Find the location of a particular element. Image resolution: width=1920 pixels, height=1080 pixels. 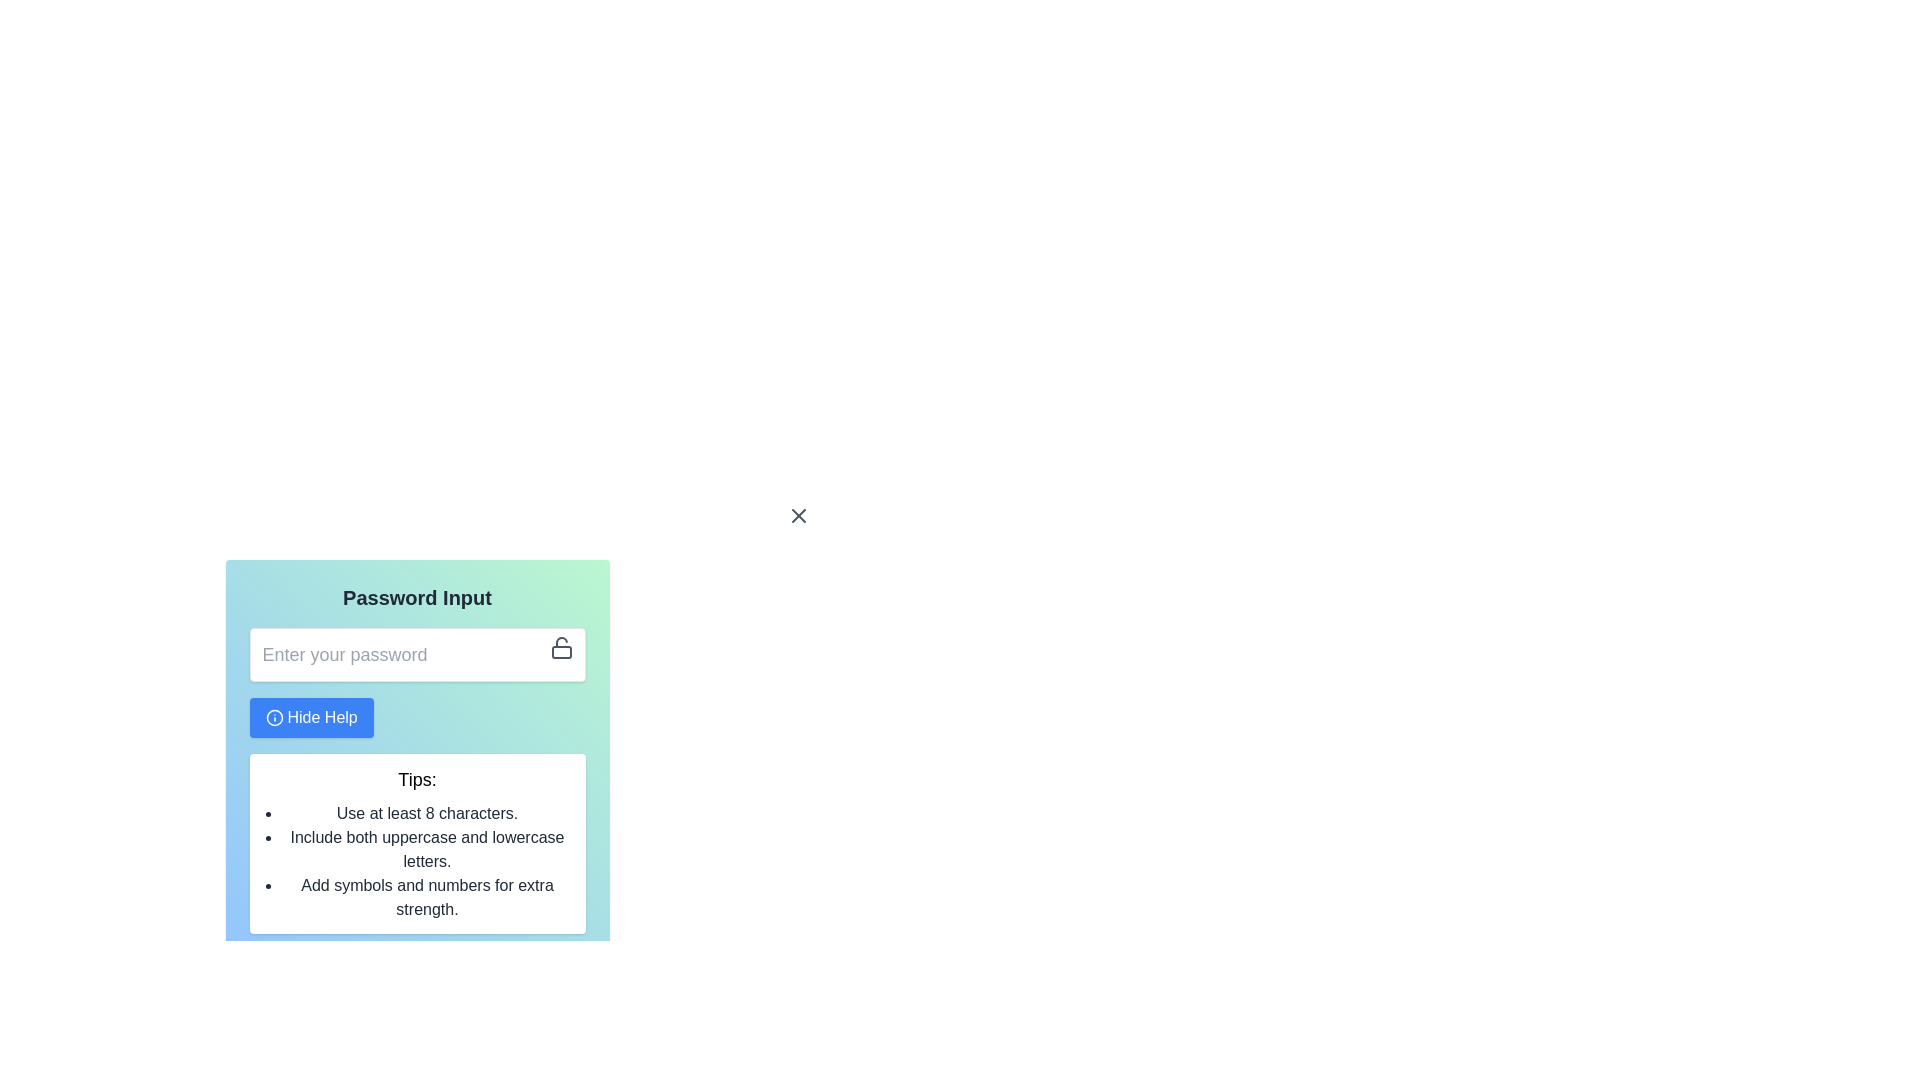

informative text list providing guidelines and suggestions for creating a secure password, which is located below the title 'Tips:' in the 'Password Input' interface box is located at coordinates (416, 860).